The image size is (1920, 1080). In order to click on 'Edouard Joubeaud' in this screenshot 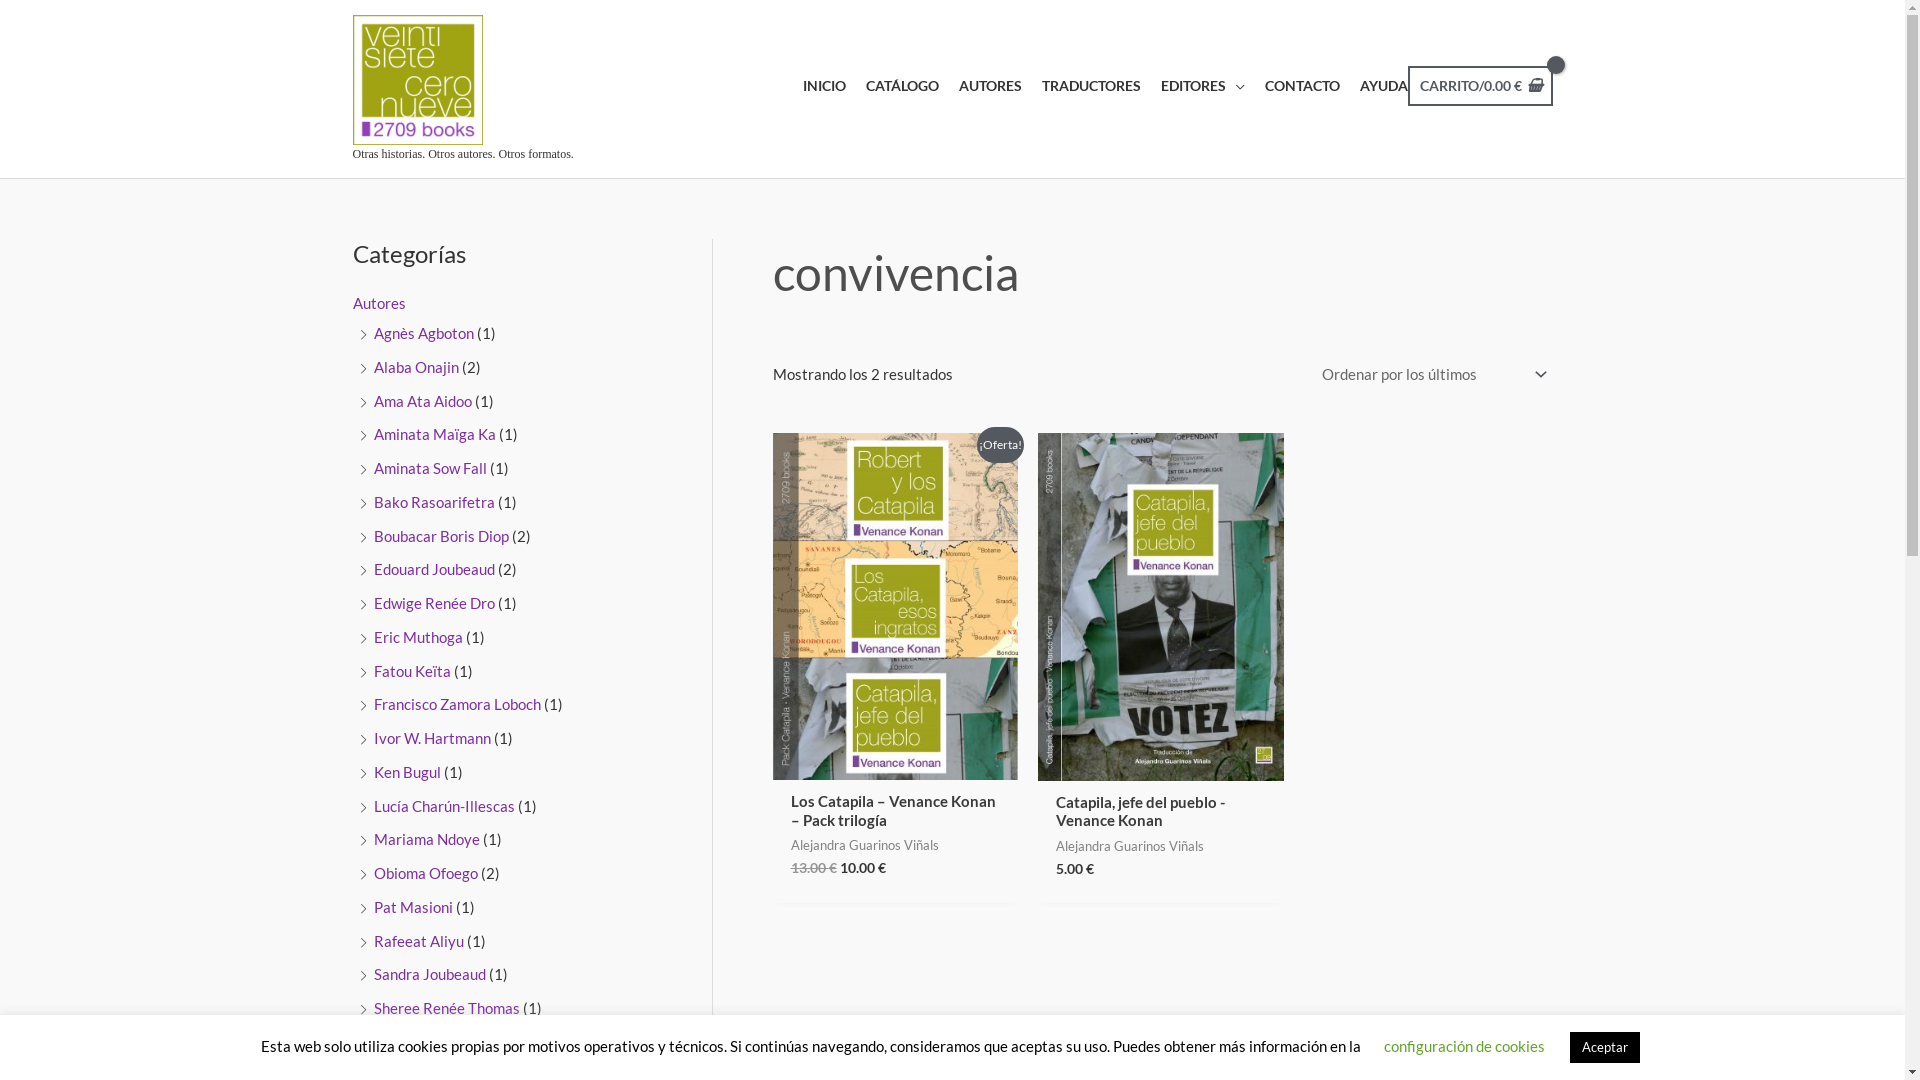, I will do `click(374, 569)`.